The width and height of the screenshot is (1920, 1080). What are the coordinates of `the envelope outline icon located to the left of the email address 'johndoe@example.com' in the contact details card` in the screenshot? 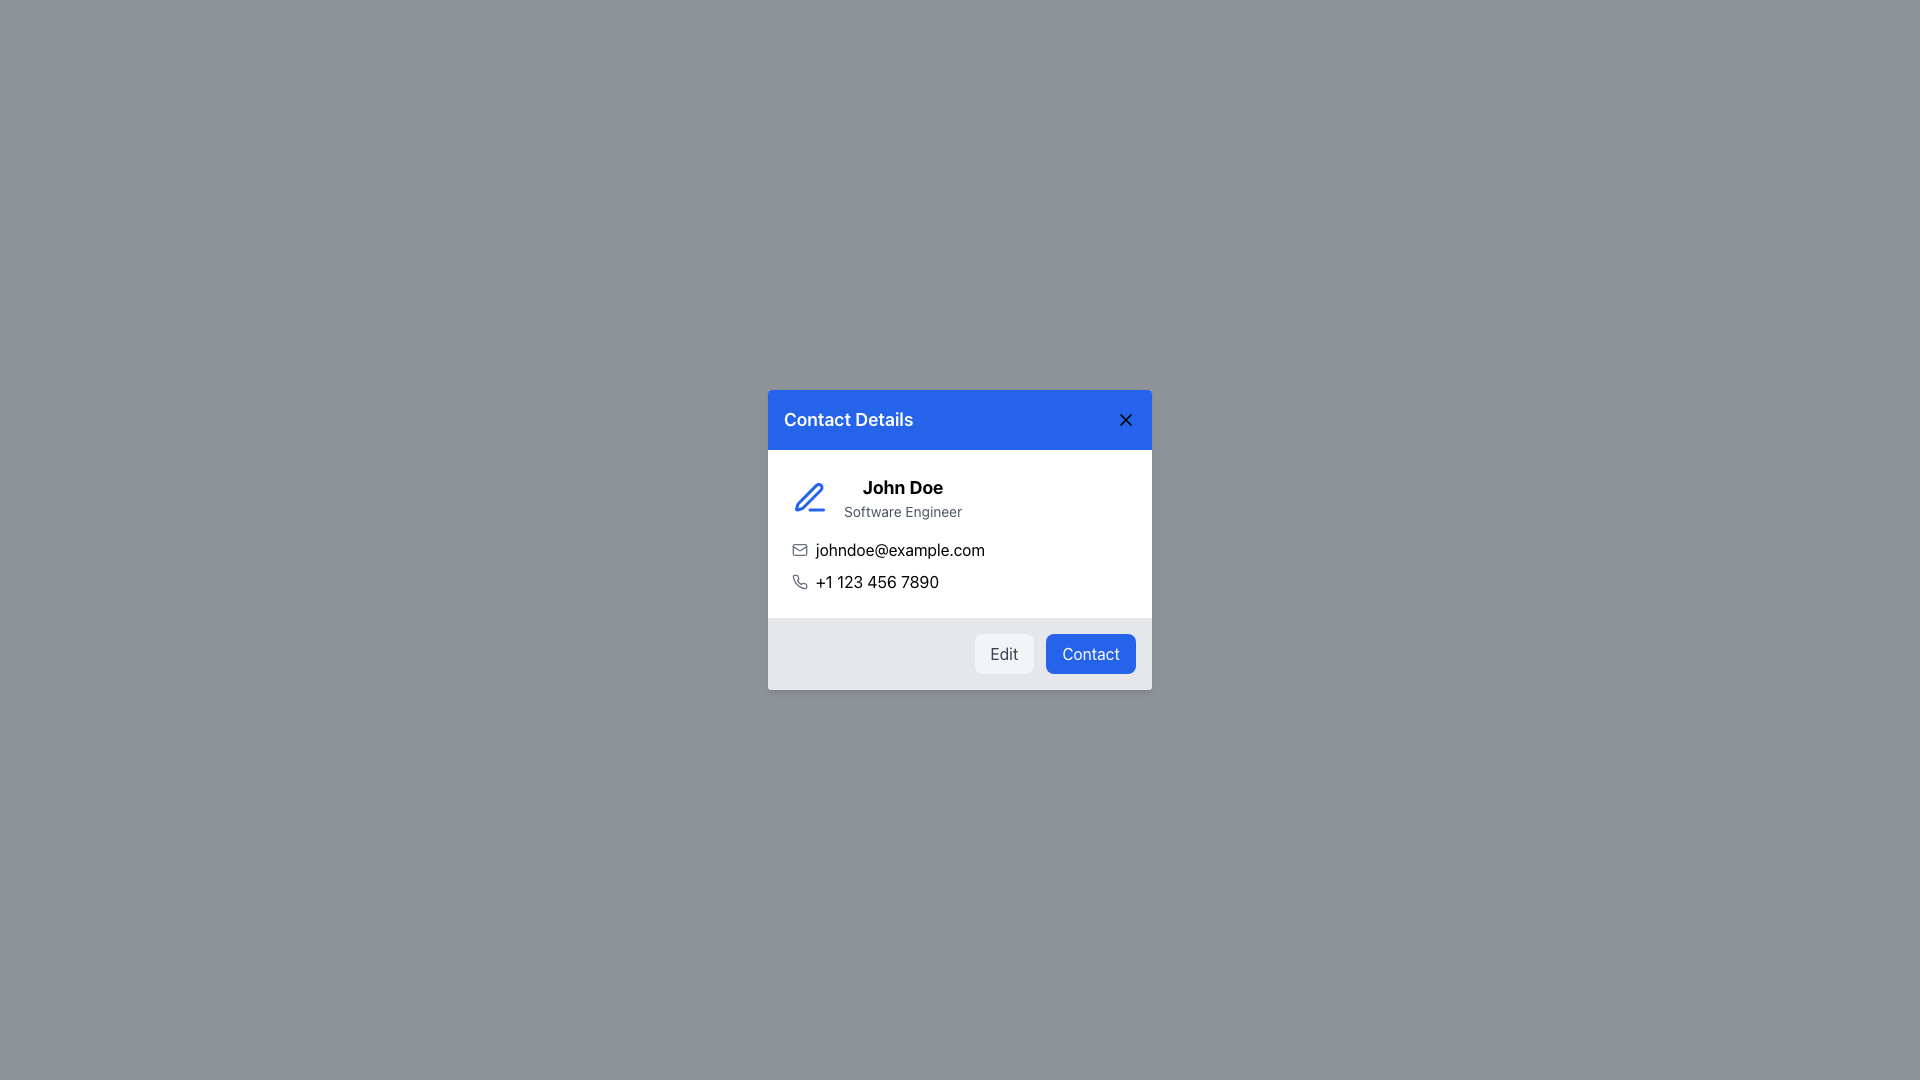 It's located at (800, 550).